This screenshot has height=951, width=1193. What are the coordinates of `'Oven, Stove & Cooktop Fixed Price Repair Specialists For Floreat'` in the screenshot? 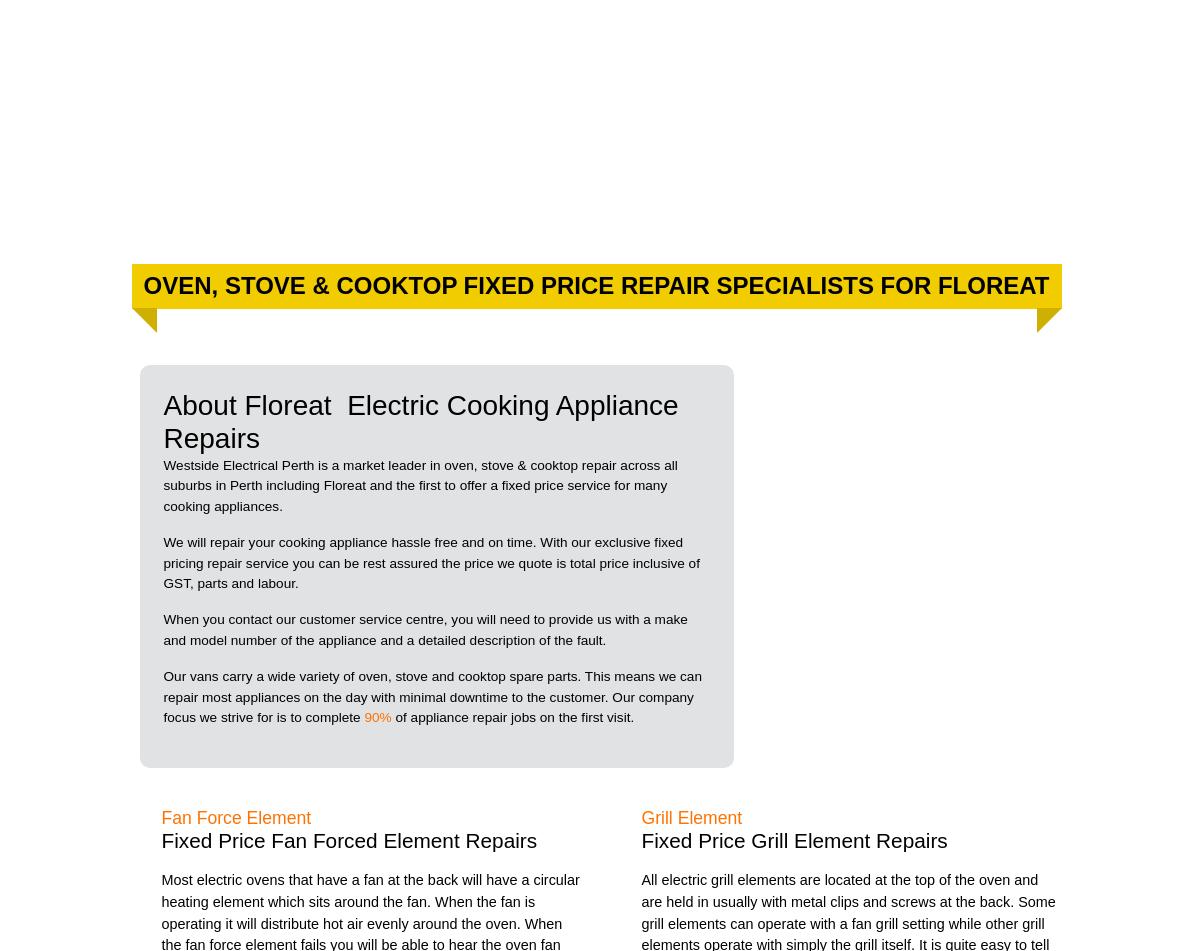 It's located at (596, 285).